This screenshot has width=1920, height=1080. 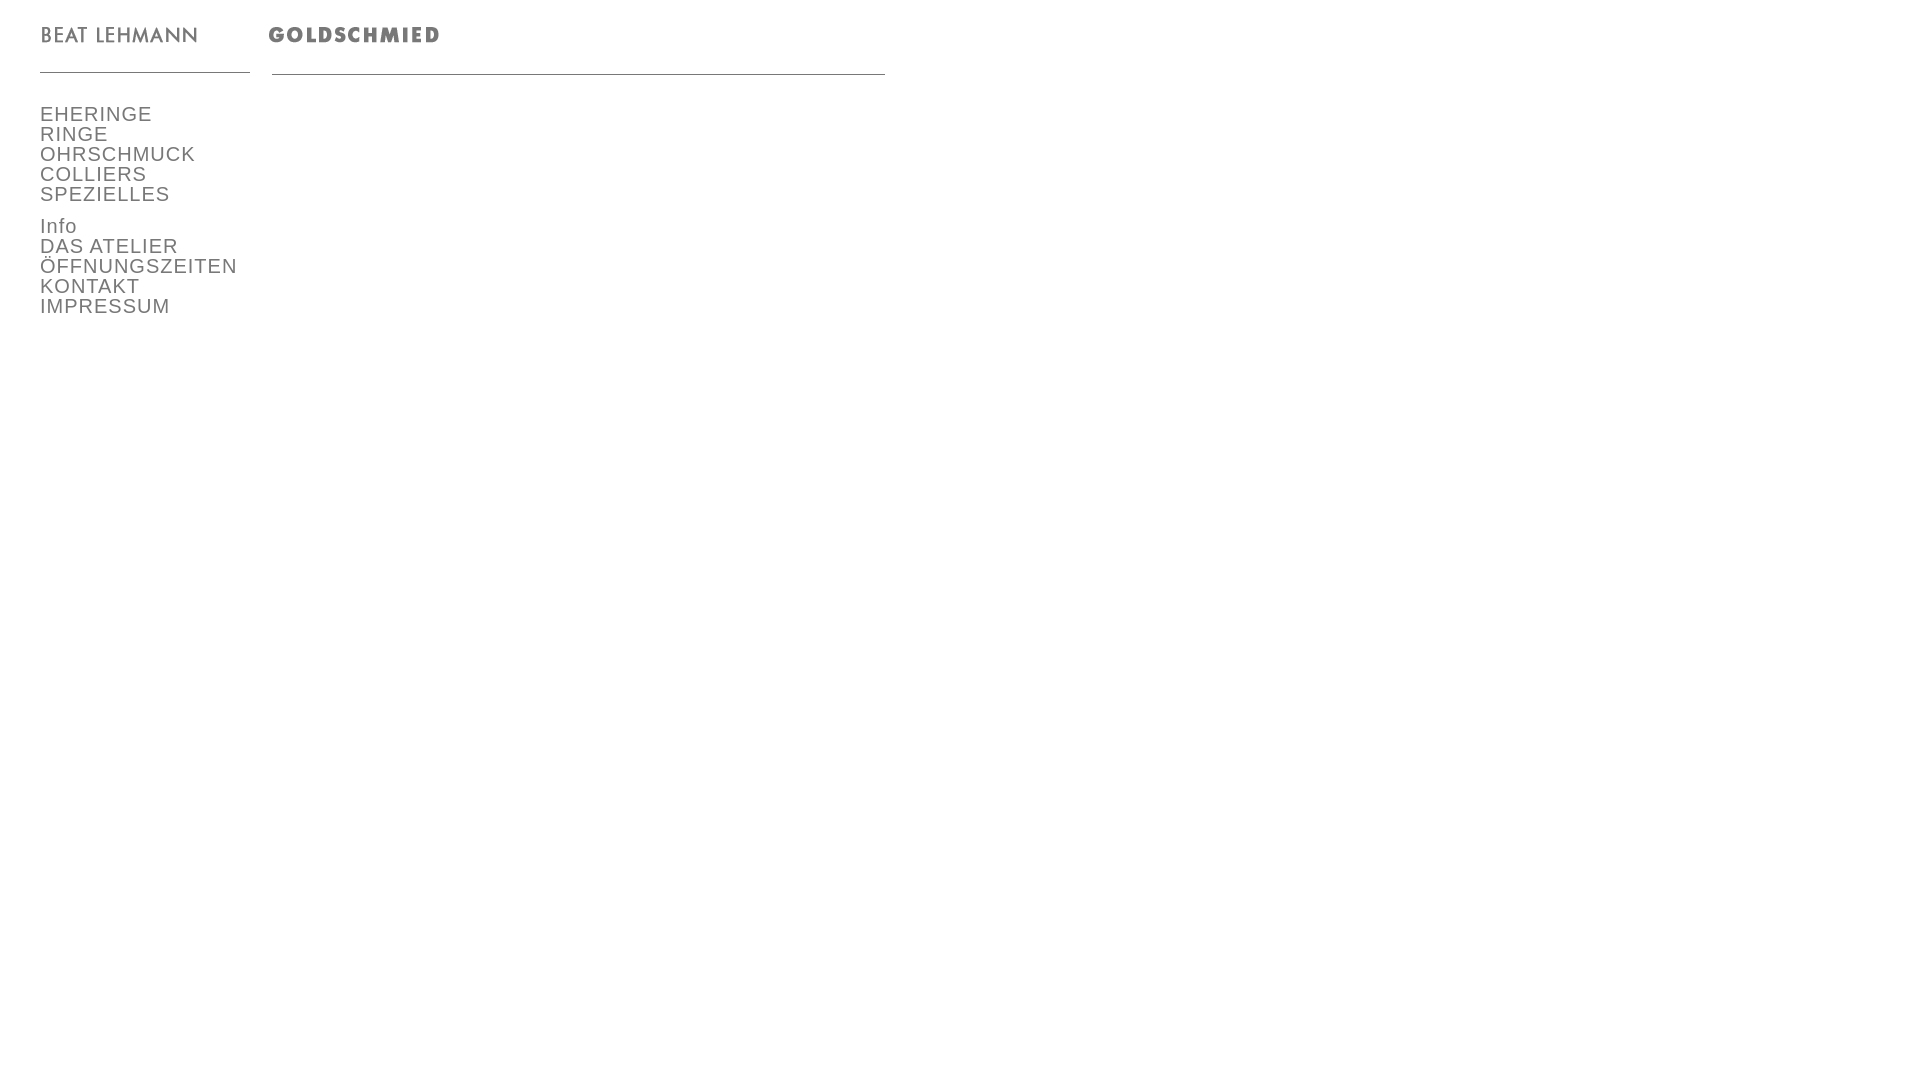 I want to click on 'DAS ATELIER', so click(x=108, y=245).